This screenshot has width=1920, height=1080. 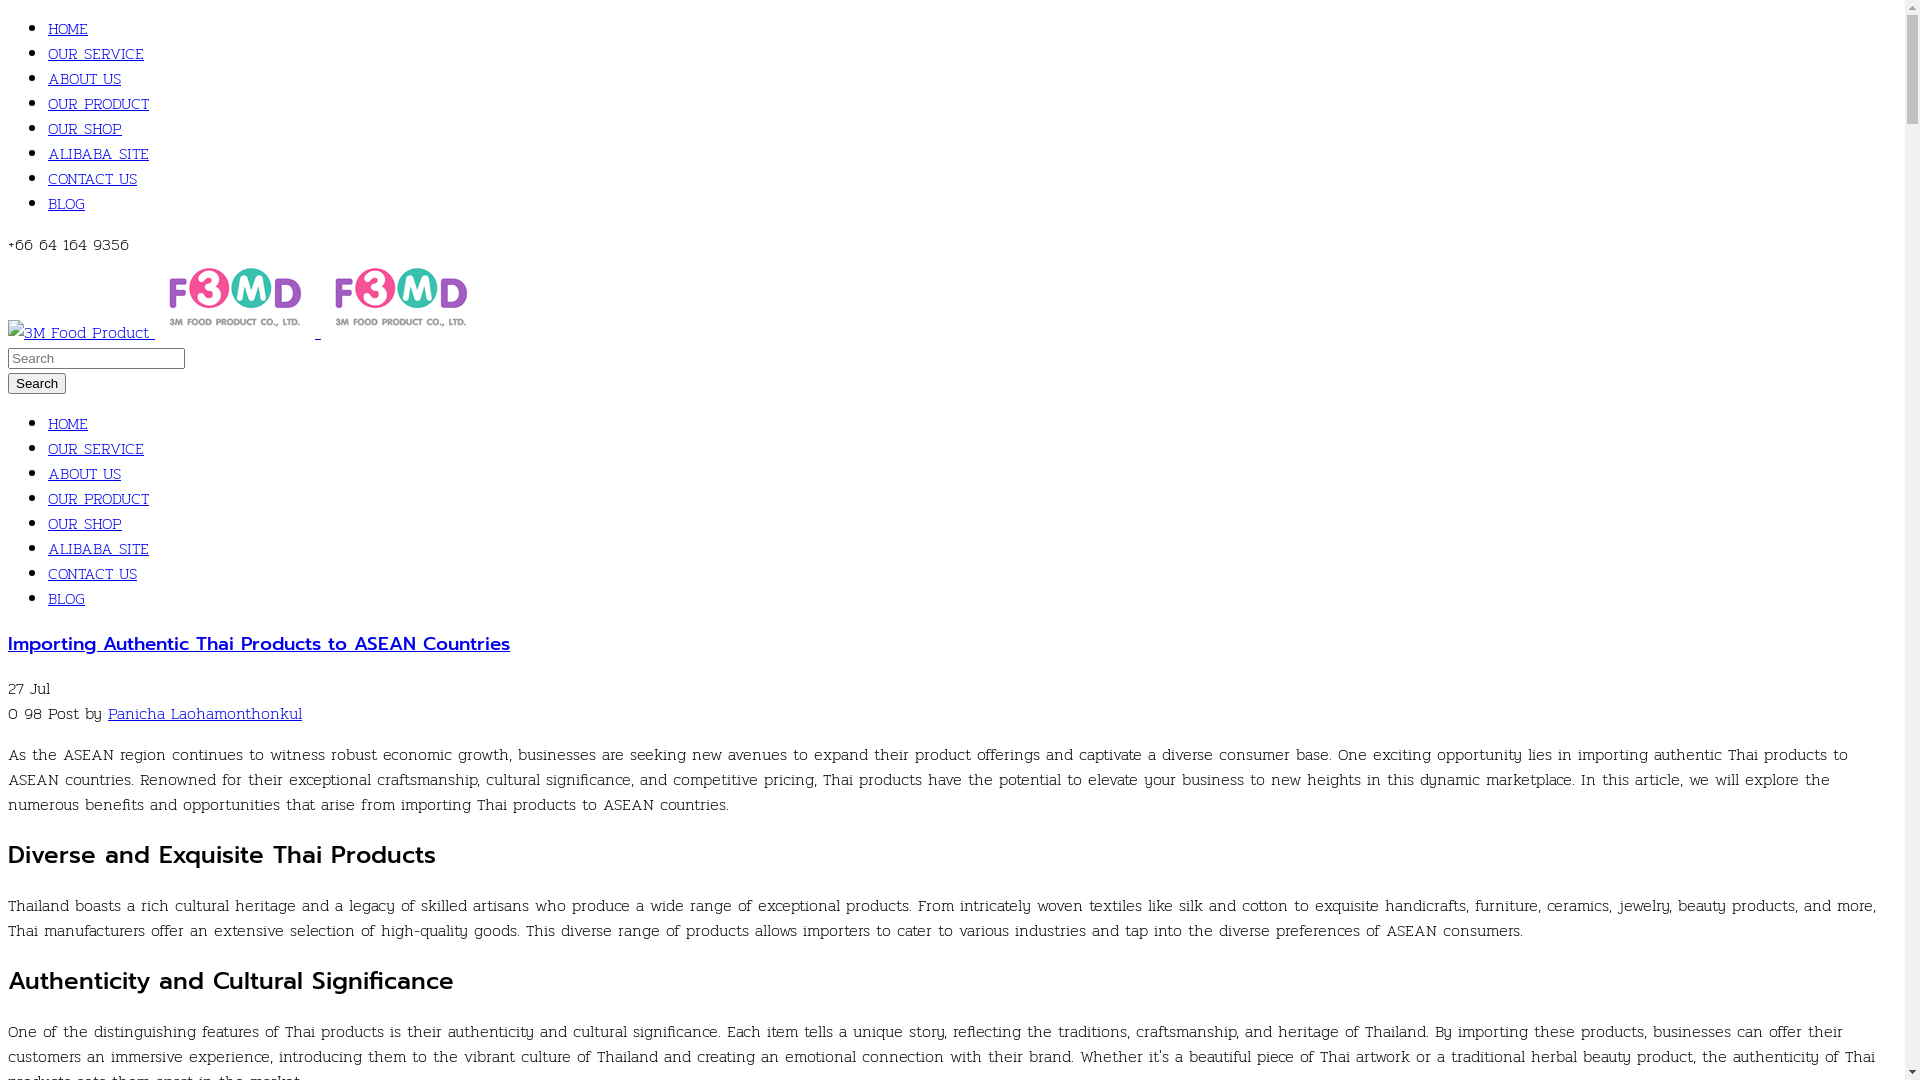 I want to click on 'CONTACT US', so click(x=91, y=177).